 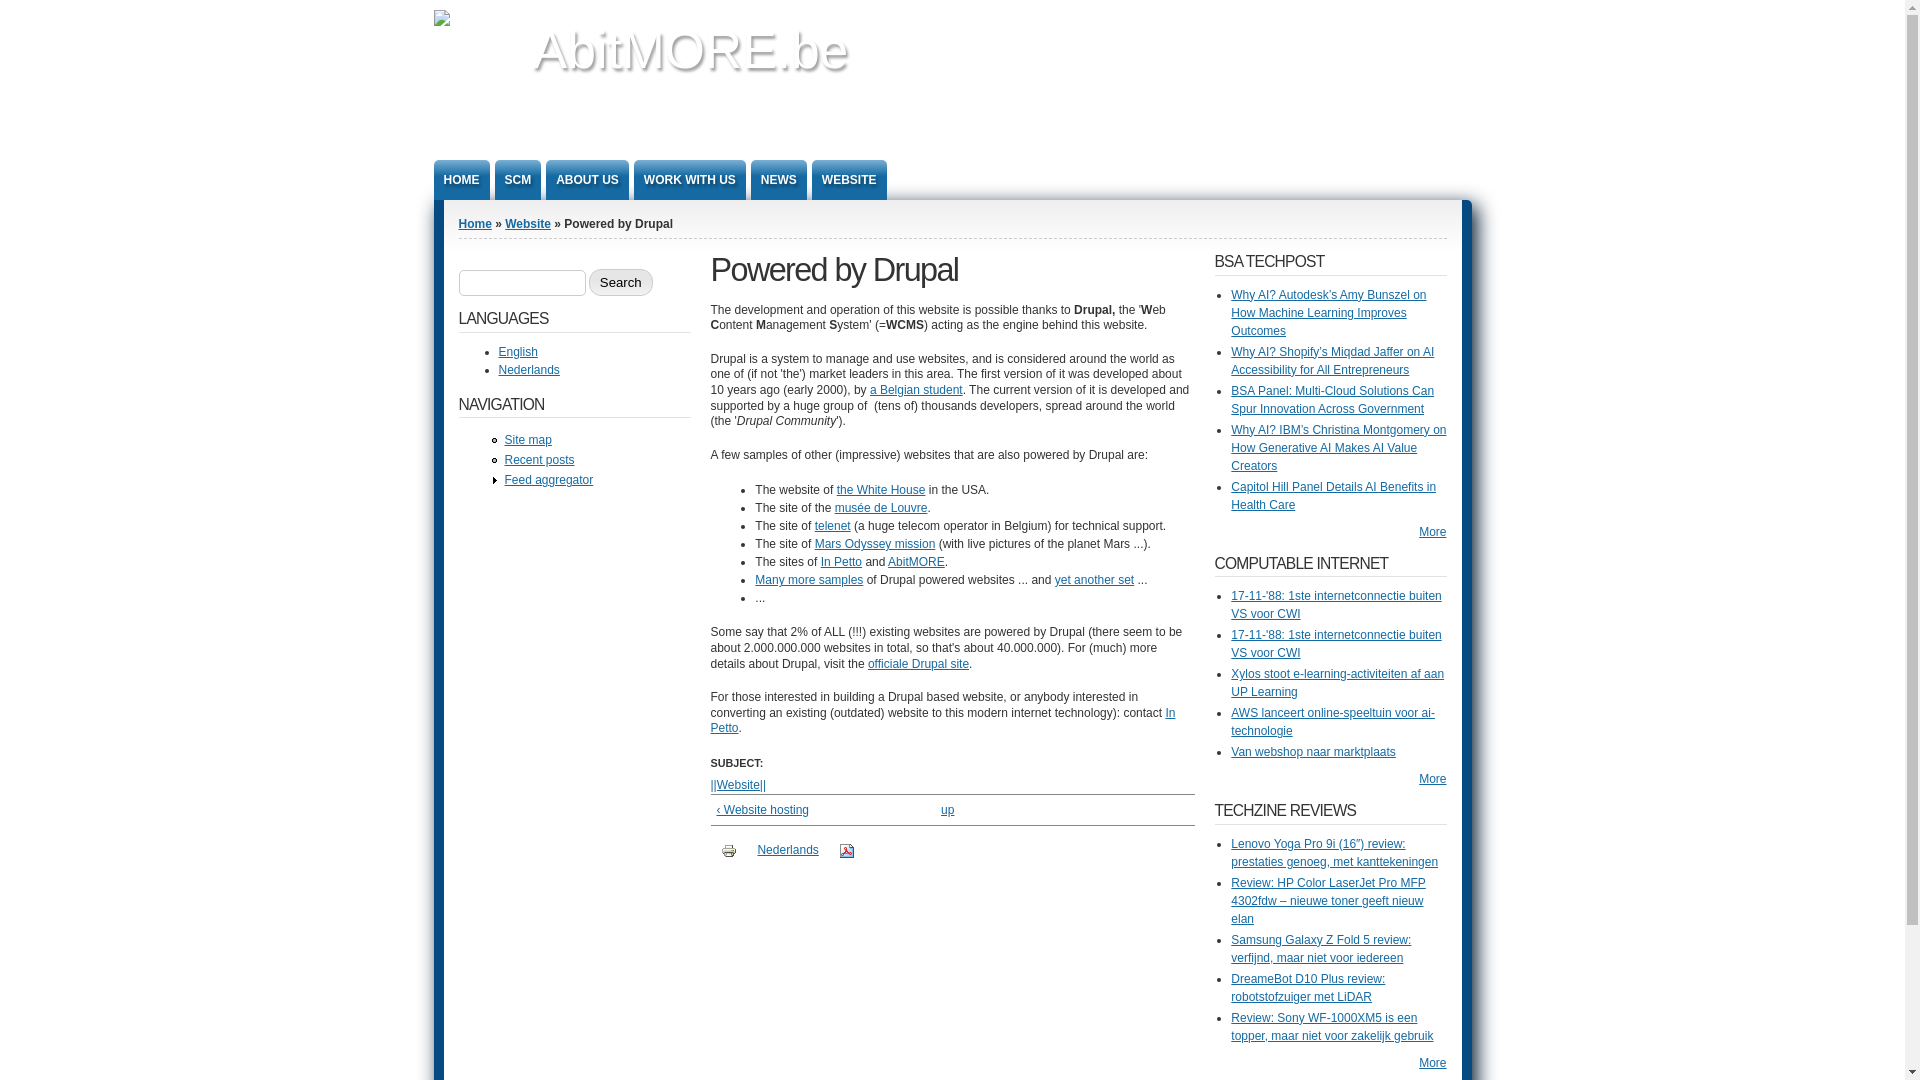 I want to click on 'the White House', so click(x=880, y=489).